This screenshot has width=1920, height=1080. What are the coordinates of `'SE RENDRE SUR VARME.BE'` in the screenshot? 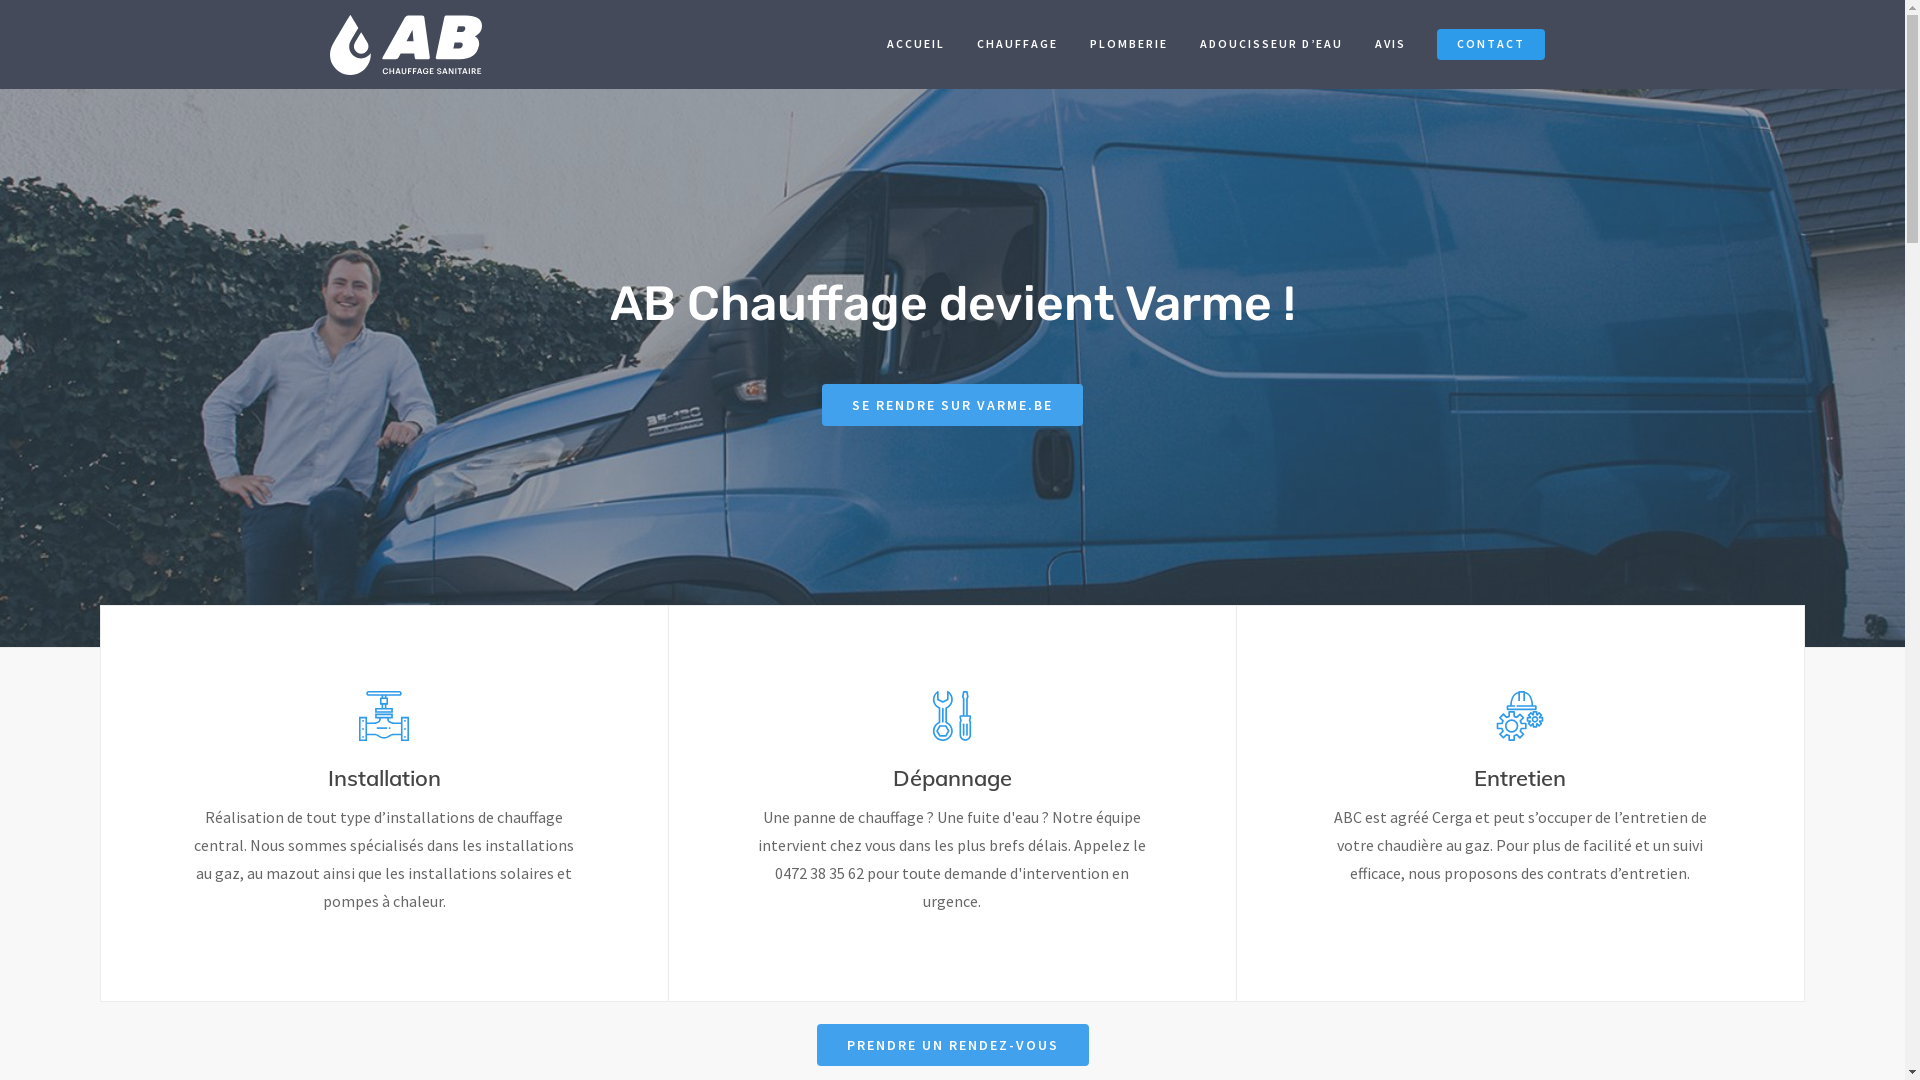 It's located at (951, 405).